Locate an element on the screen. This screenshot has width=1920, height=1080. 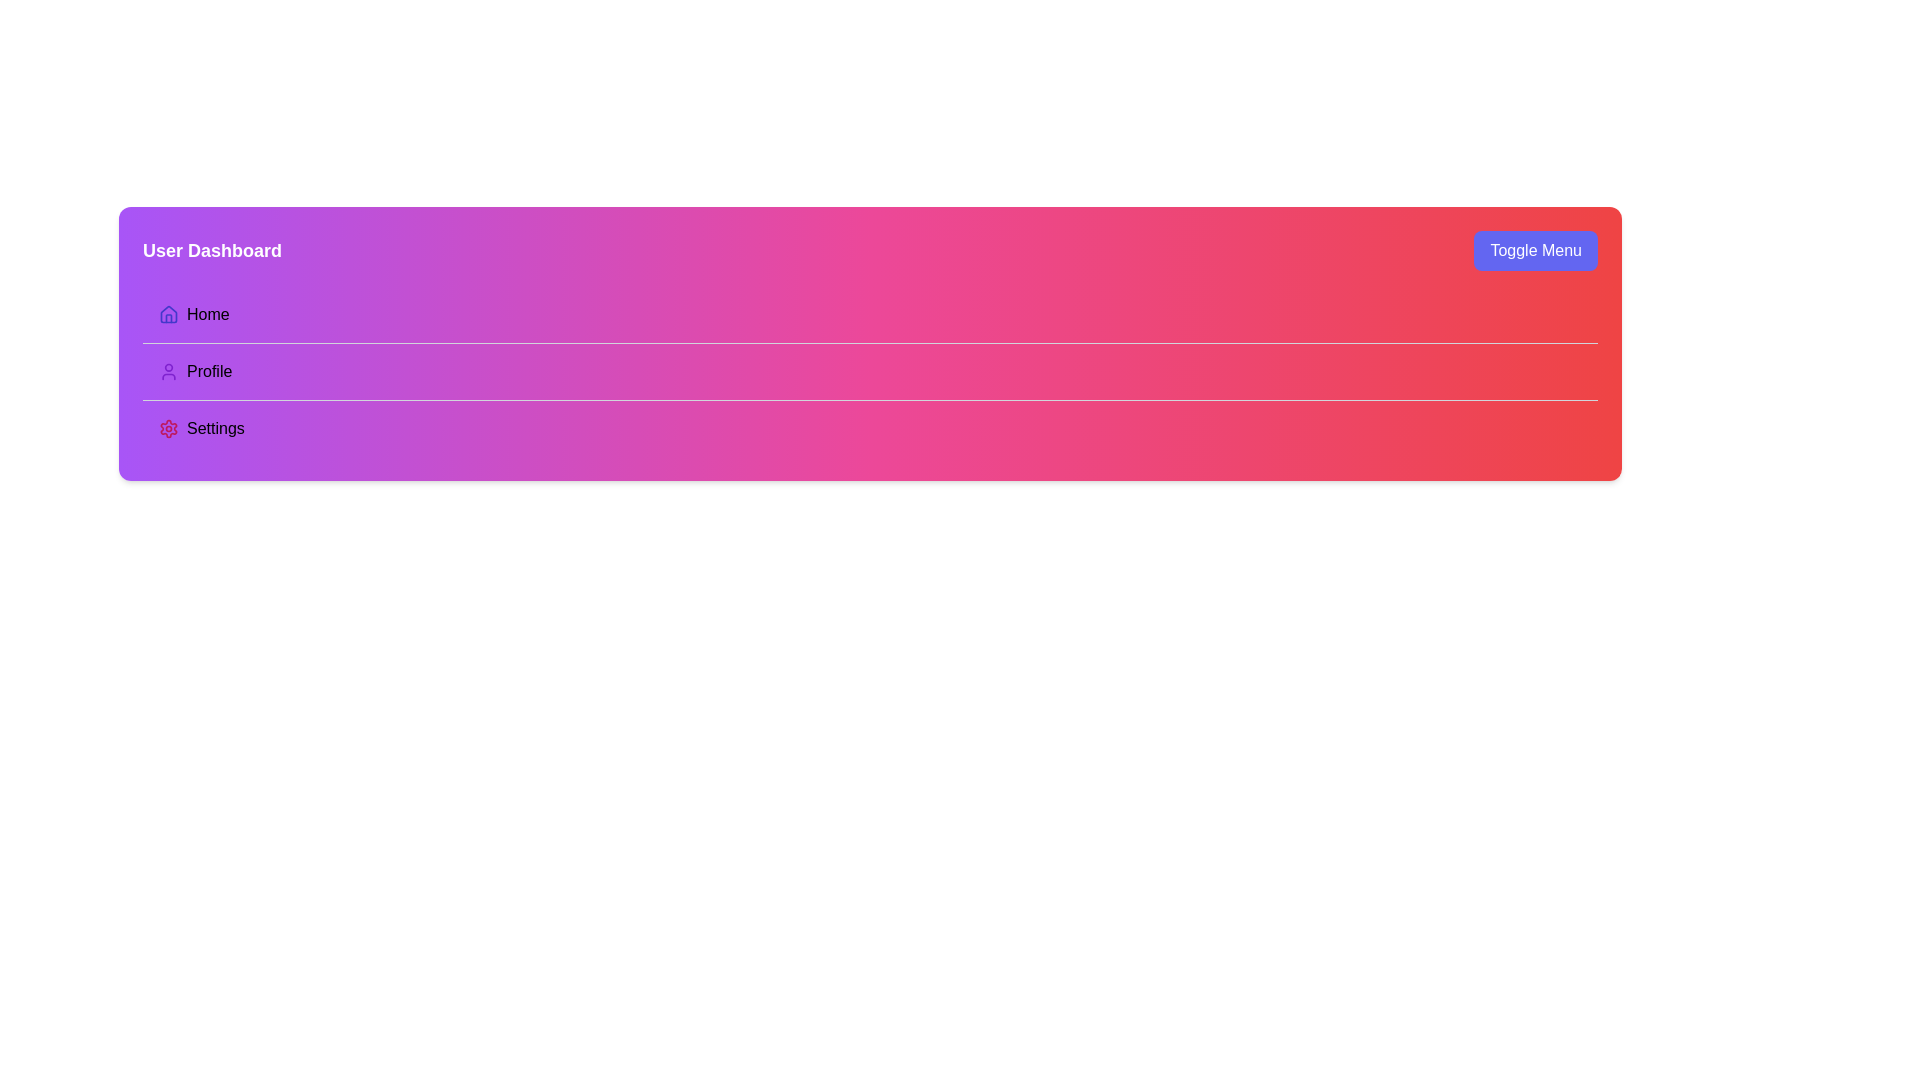
the user silhouette icon, which is purple and indicates the profile or account section, located to the left of the 'Profile' text is located at coordinates (168, 371).